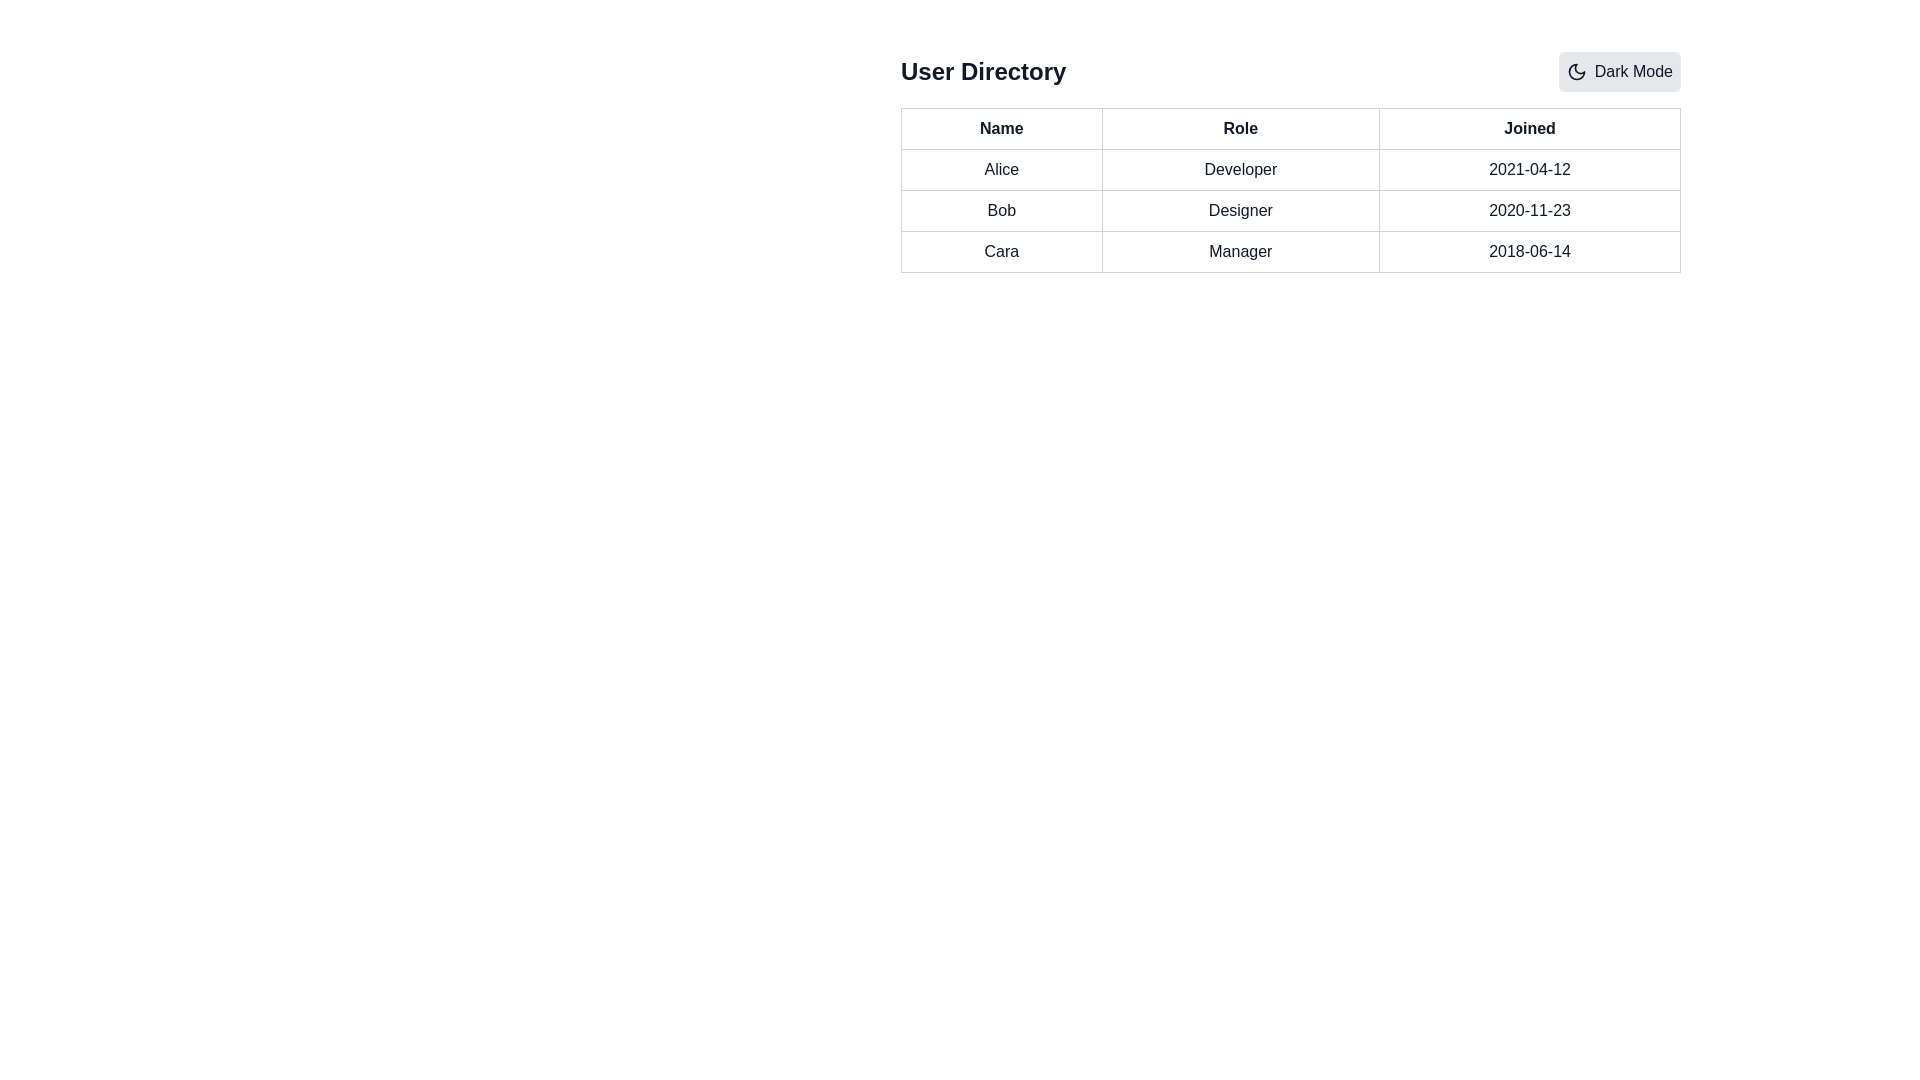 The image size is (1920, 1080). What do you see at coordinates (1001, 168) in the screenshot?
I see `text label displaying the name 'Alice' in the 'User Directory' table, specifically located in the first row under the 'Name' column` at bounding box center [1001, 168].